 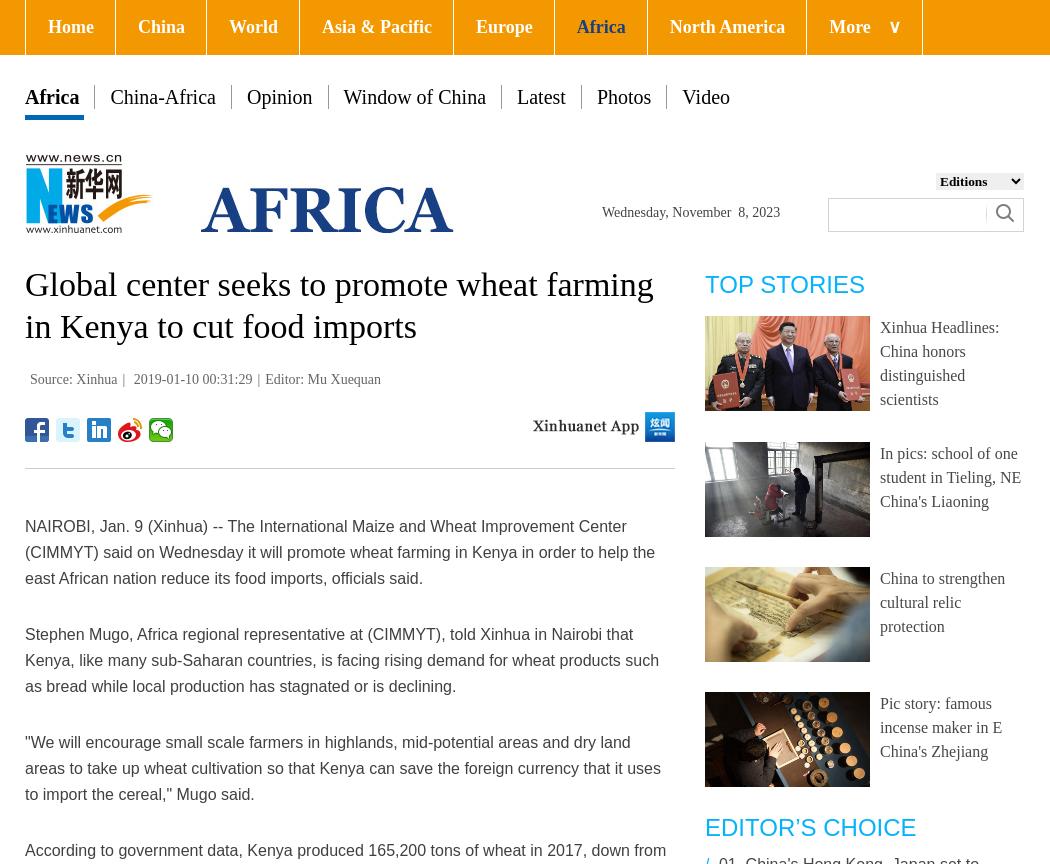 What do you see at coordinates (341, 767) in the screenshot?
I see `'"We will encourage small scale farmers in highlands, mid-potential areas and dry land areas to take up wheat cultivation so that Kenya can save the foreign currency that it uses to import the cereal," Mugo said.'` at bounding box center [341, 767].